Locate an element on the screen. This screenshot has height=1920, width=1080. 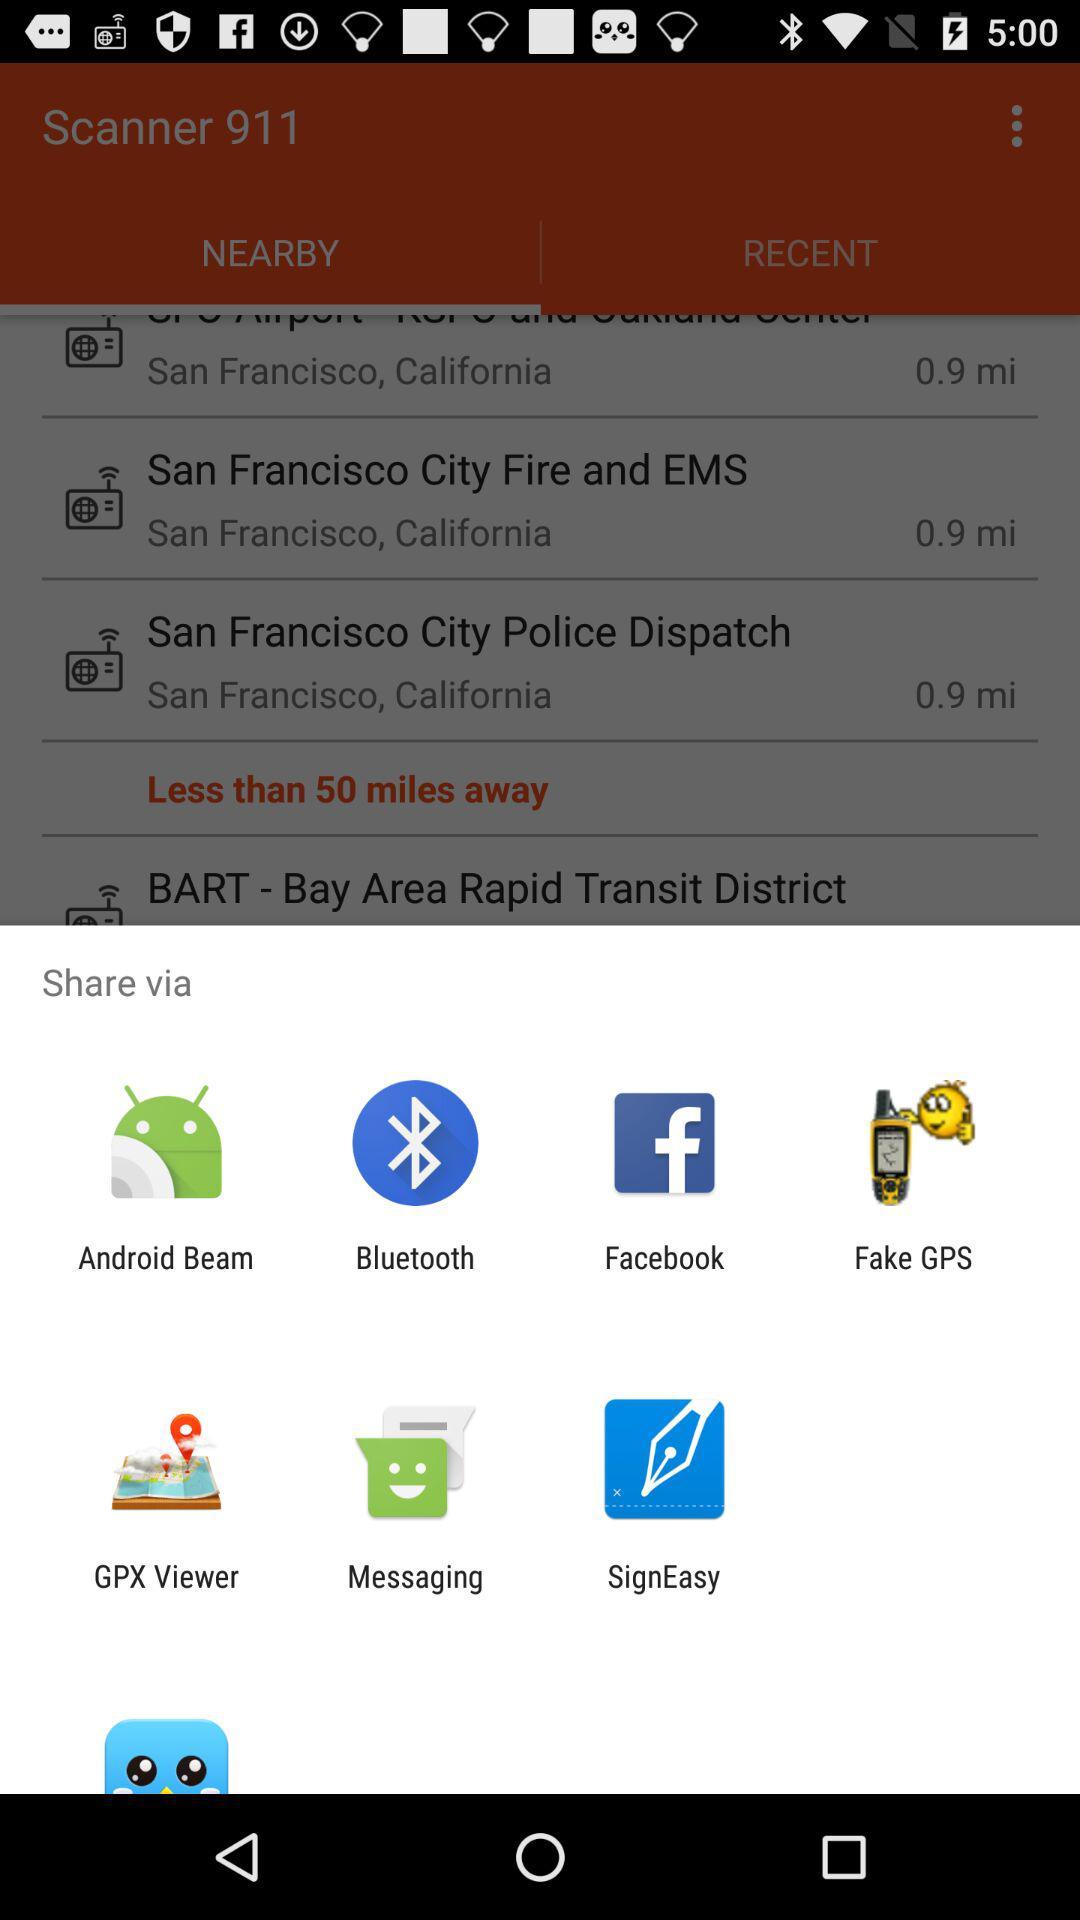
the item next to the facebook item is located at coordinates (414, 1274).